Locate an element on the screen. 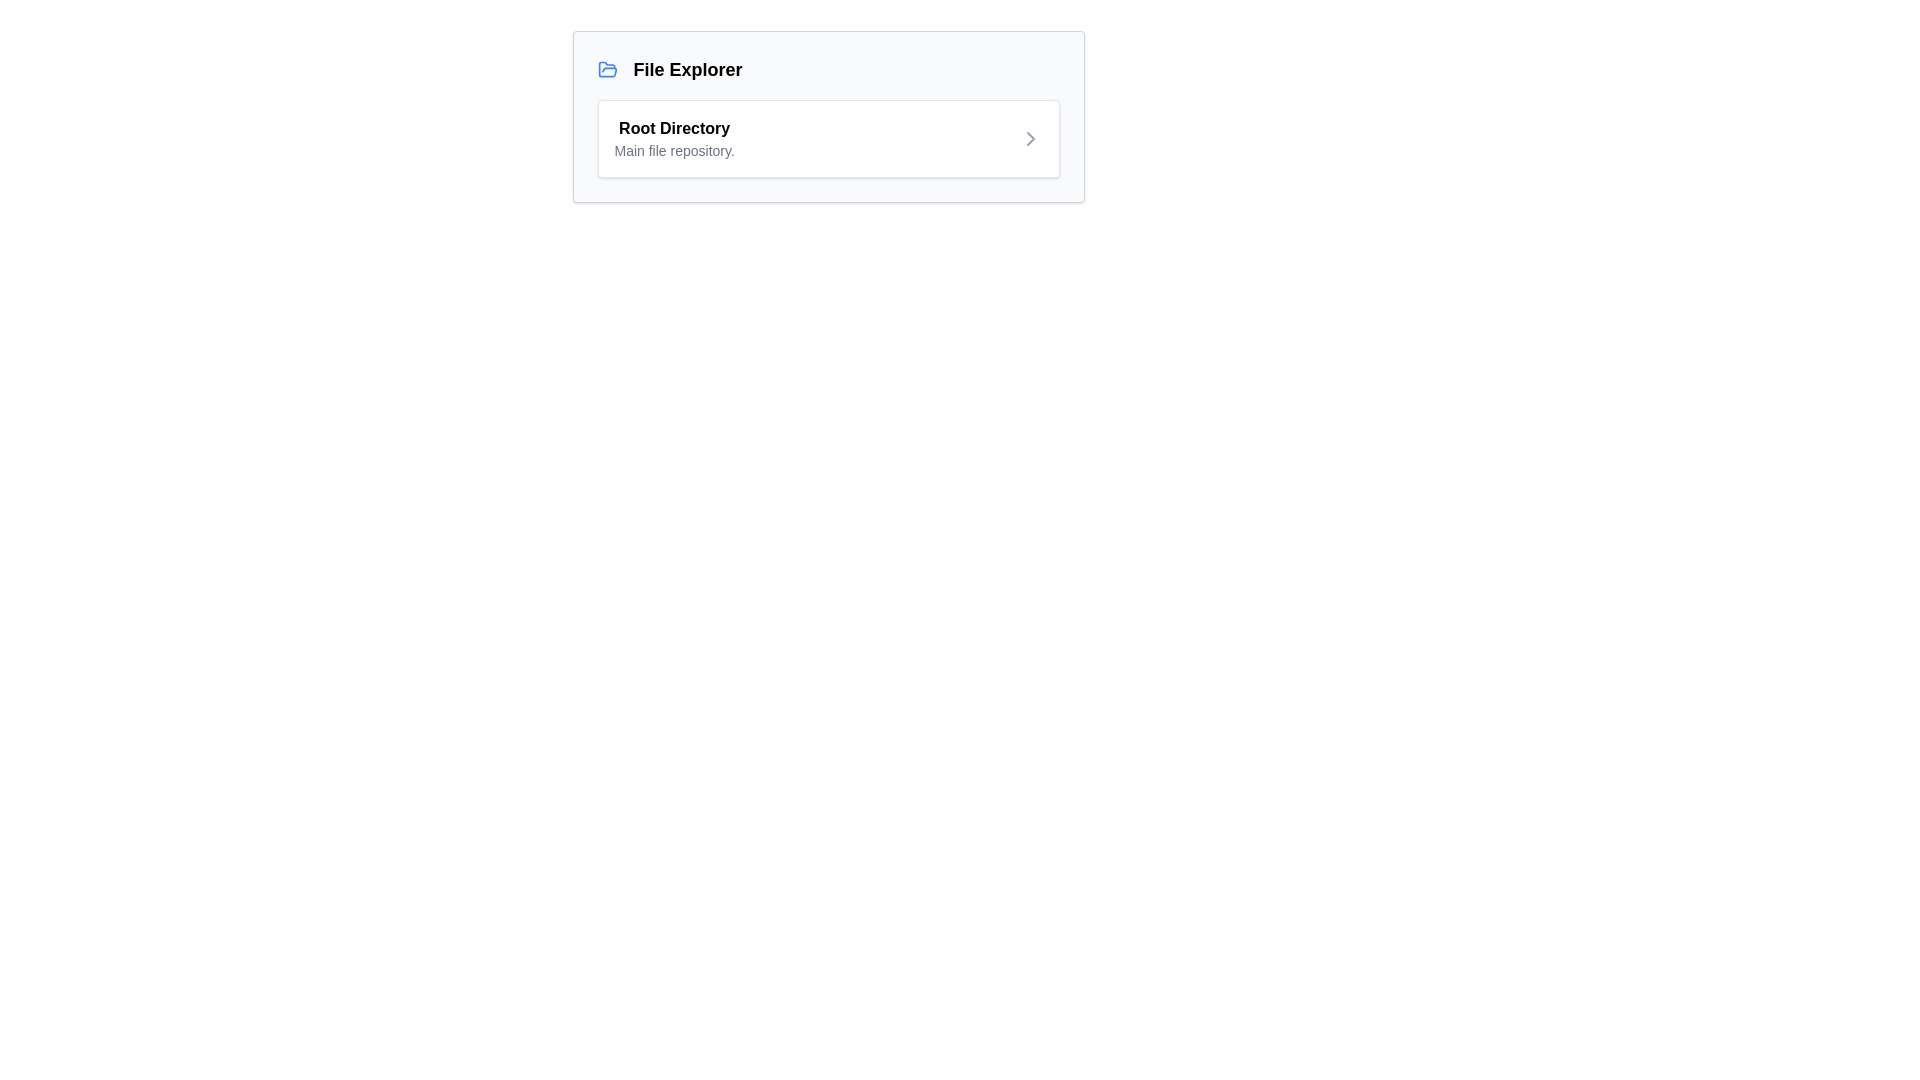  the clickable card representing the root directory in the File Explorer interface, which provides context about its contents ('Main file repository') is located at coordinates (828, 137).